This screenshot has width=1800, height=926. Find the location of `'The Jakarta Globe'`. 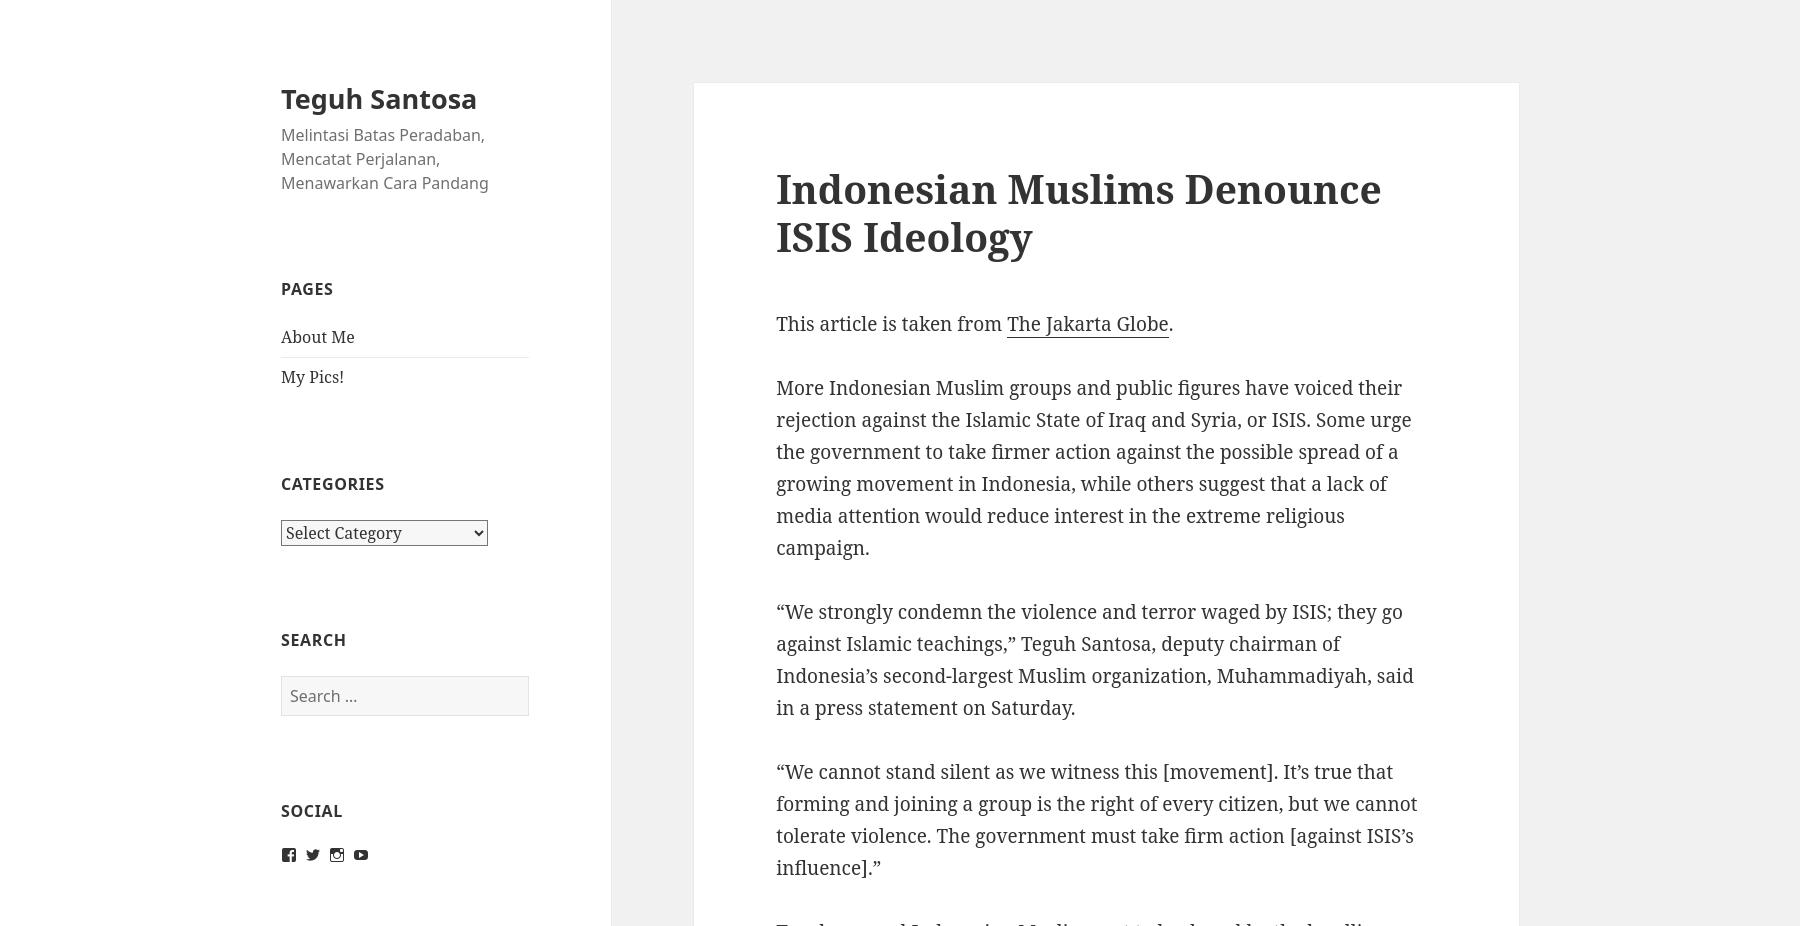

'The Jakarta Globe' is located at coordinates (1087, 324).